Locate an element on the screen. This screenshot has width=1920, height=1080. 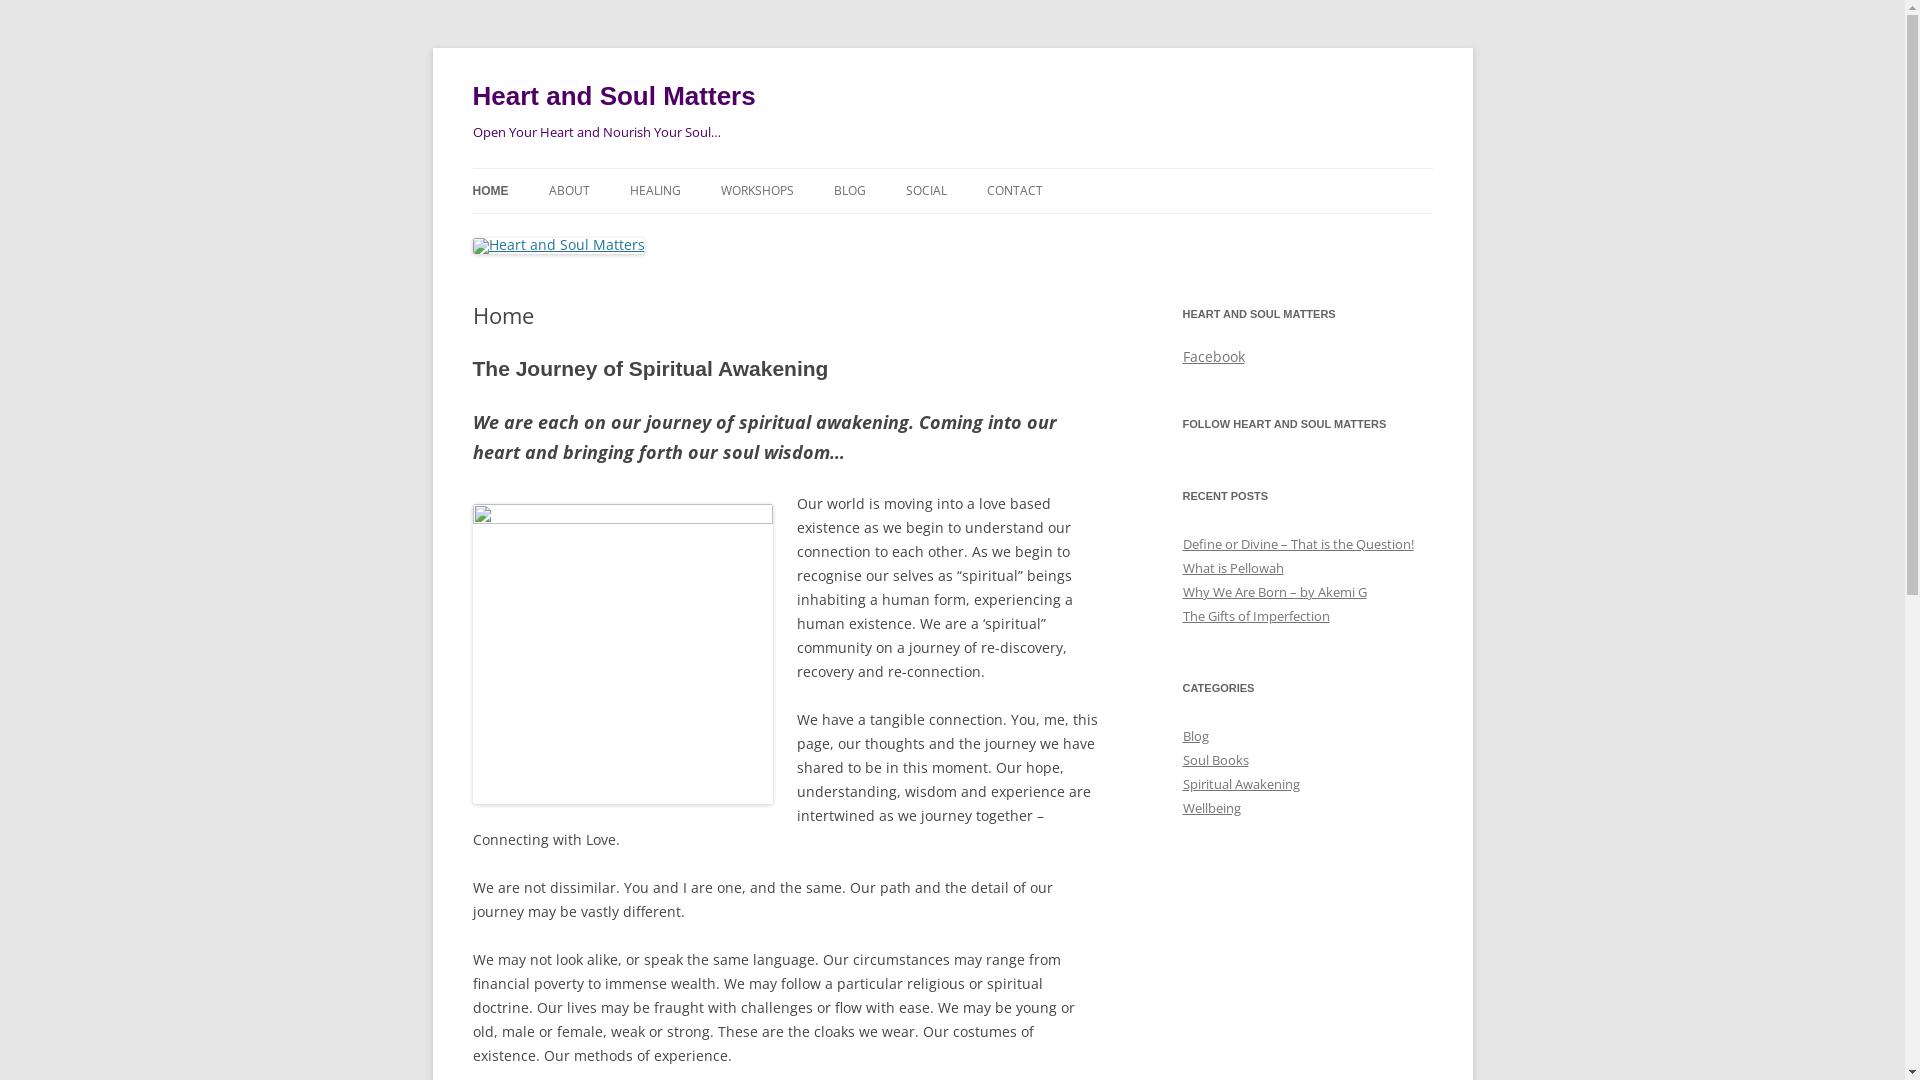
'CONTACT' is located at coordinates (985, 191).